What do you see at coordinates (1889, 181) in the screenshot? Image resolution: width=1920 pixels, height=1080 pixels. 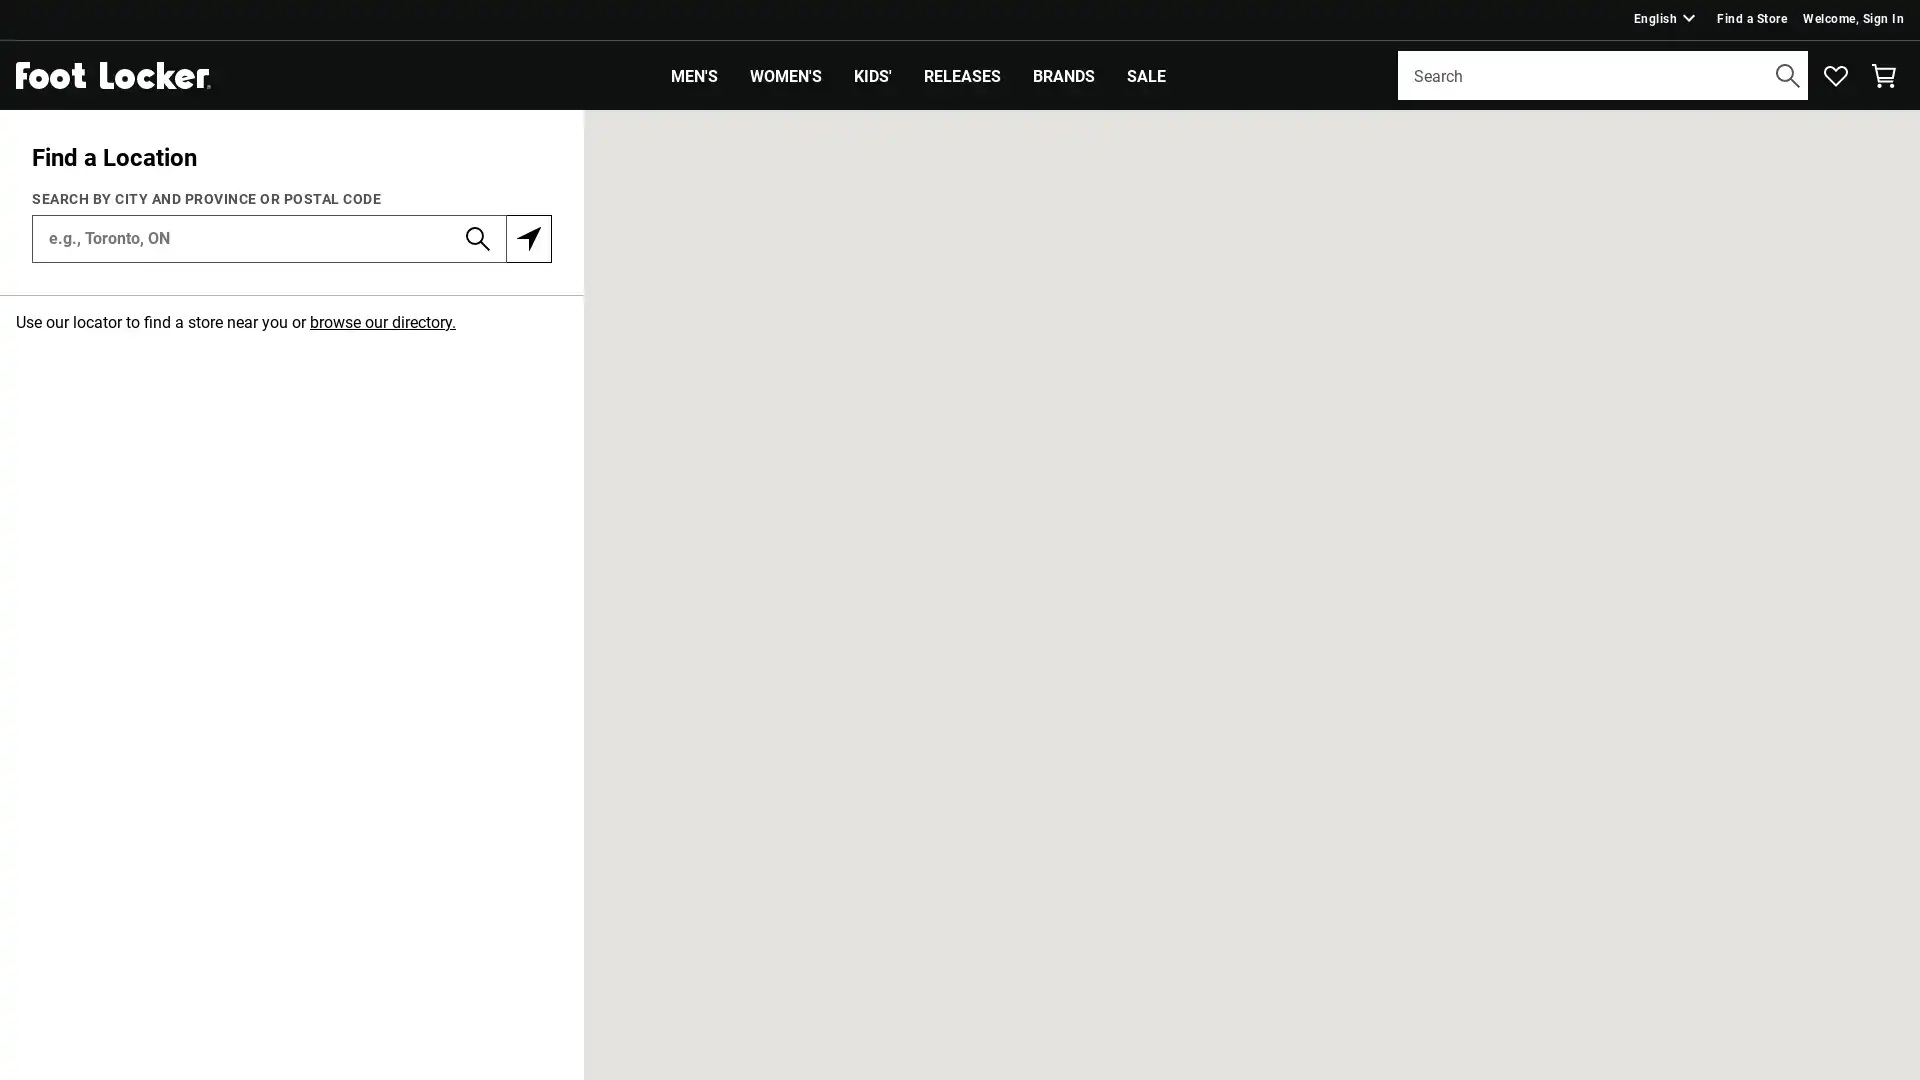 I see `Zoom out` at bounding box center [1889, 181].